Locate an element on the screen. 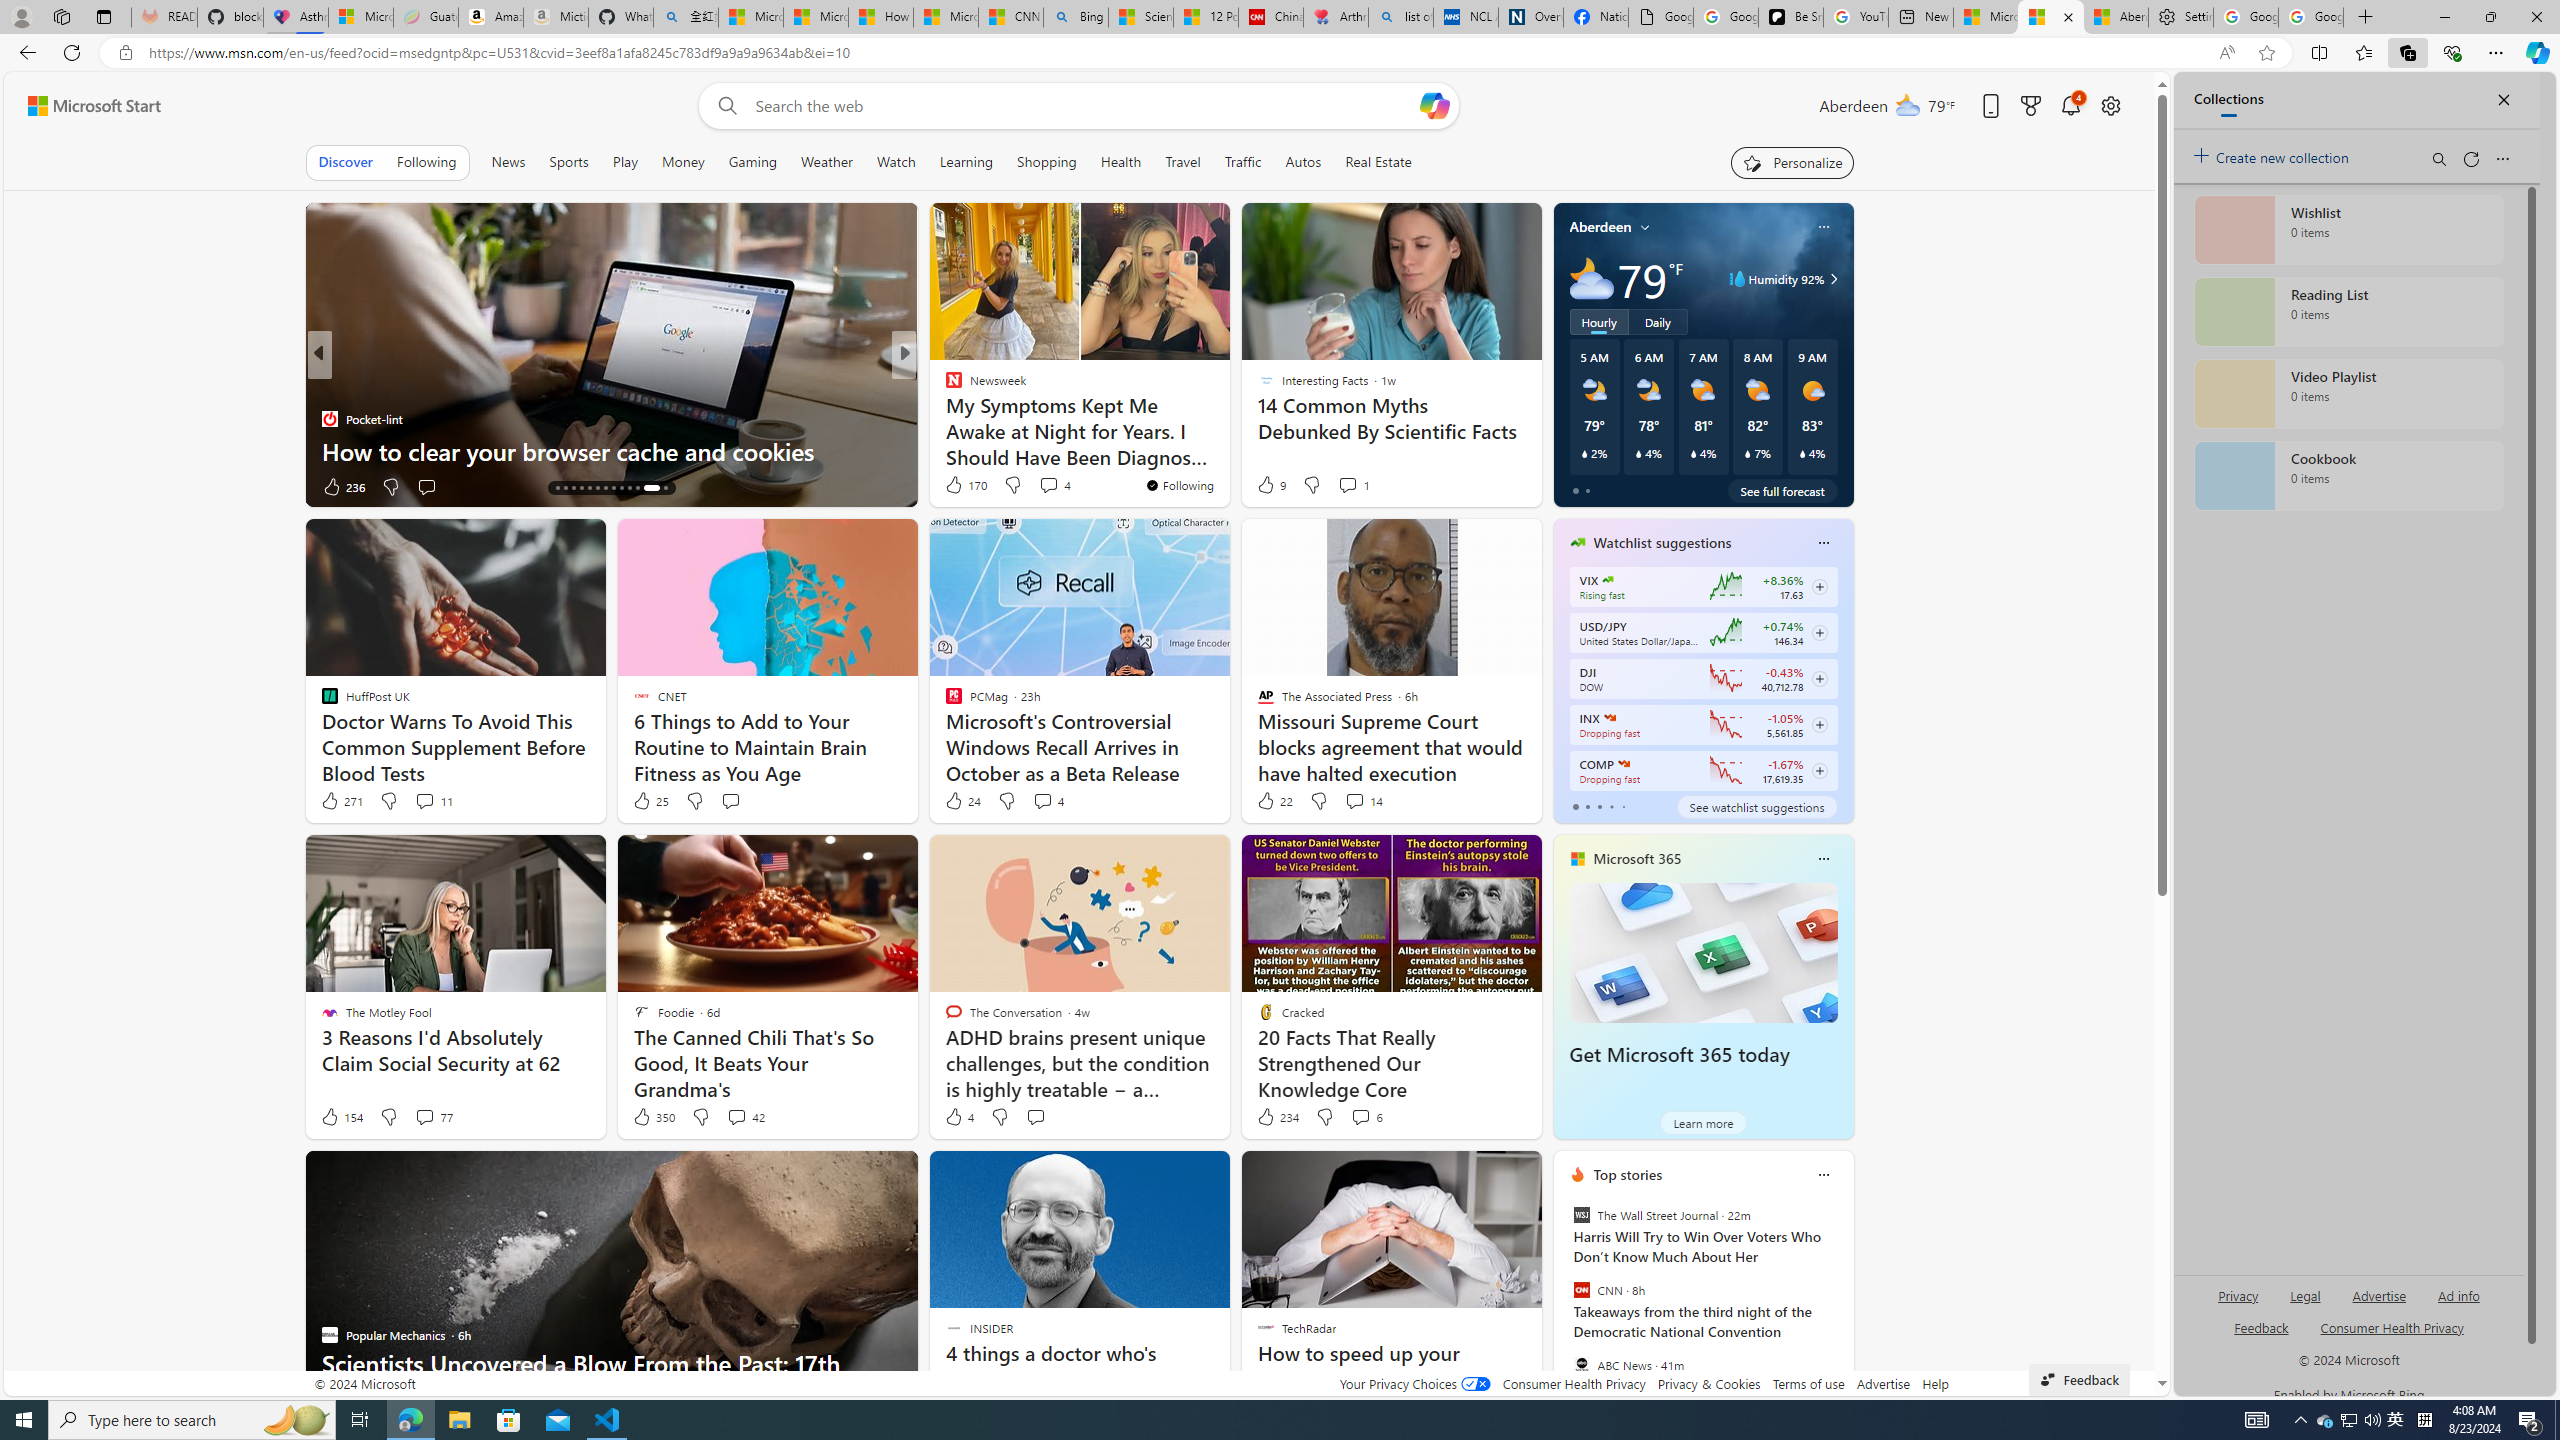 This screenshot has height=1440, width=2560. 'Money' is located at coordinates (681, 161).